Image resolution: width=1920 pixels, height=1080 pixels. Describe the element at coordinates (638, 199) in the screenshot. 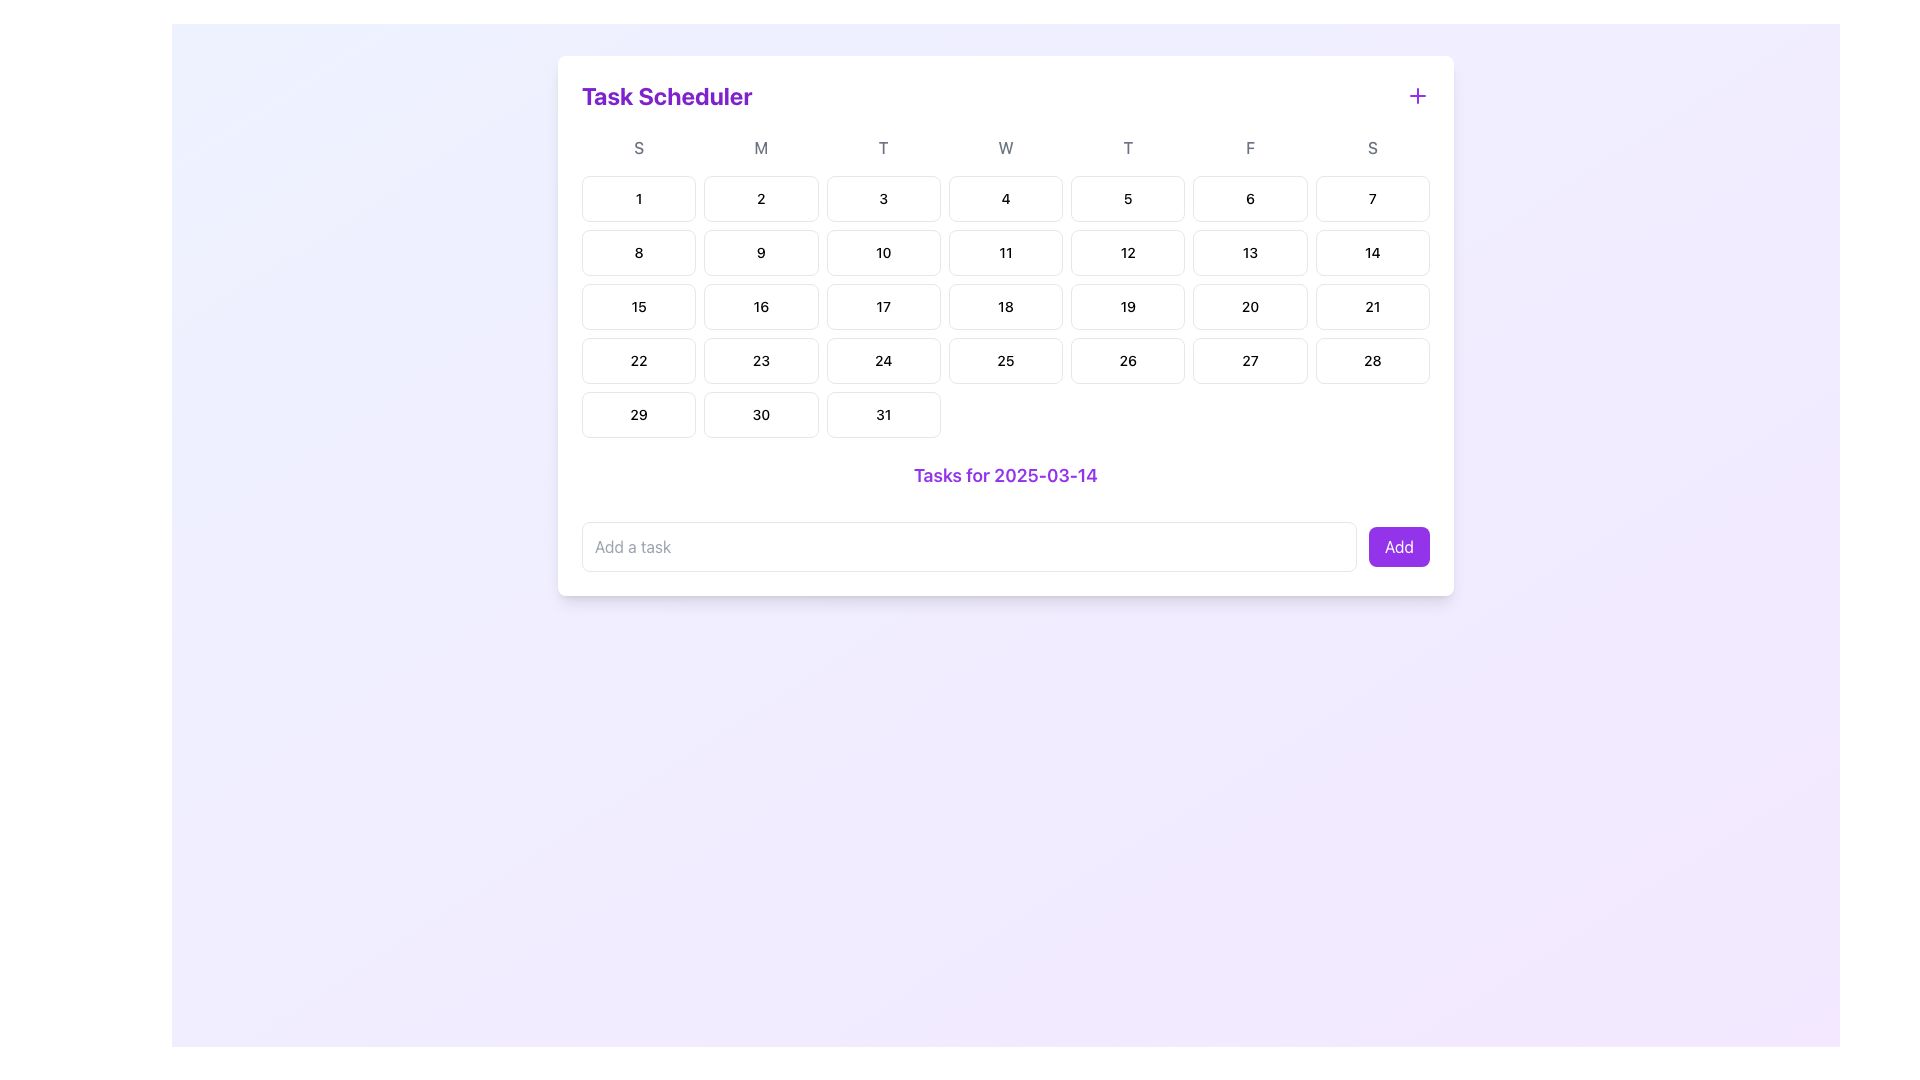

I see `the button representing the first day of the calendar grid` at that location.